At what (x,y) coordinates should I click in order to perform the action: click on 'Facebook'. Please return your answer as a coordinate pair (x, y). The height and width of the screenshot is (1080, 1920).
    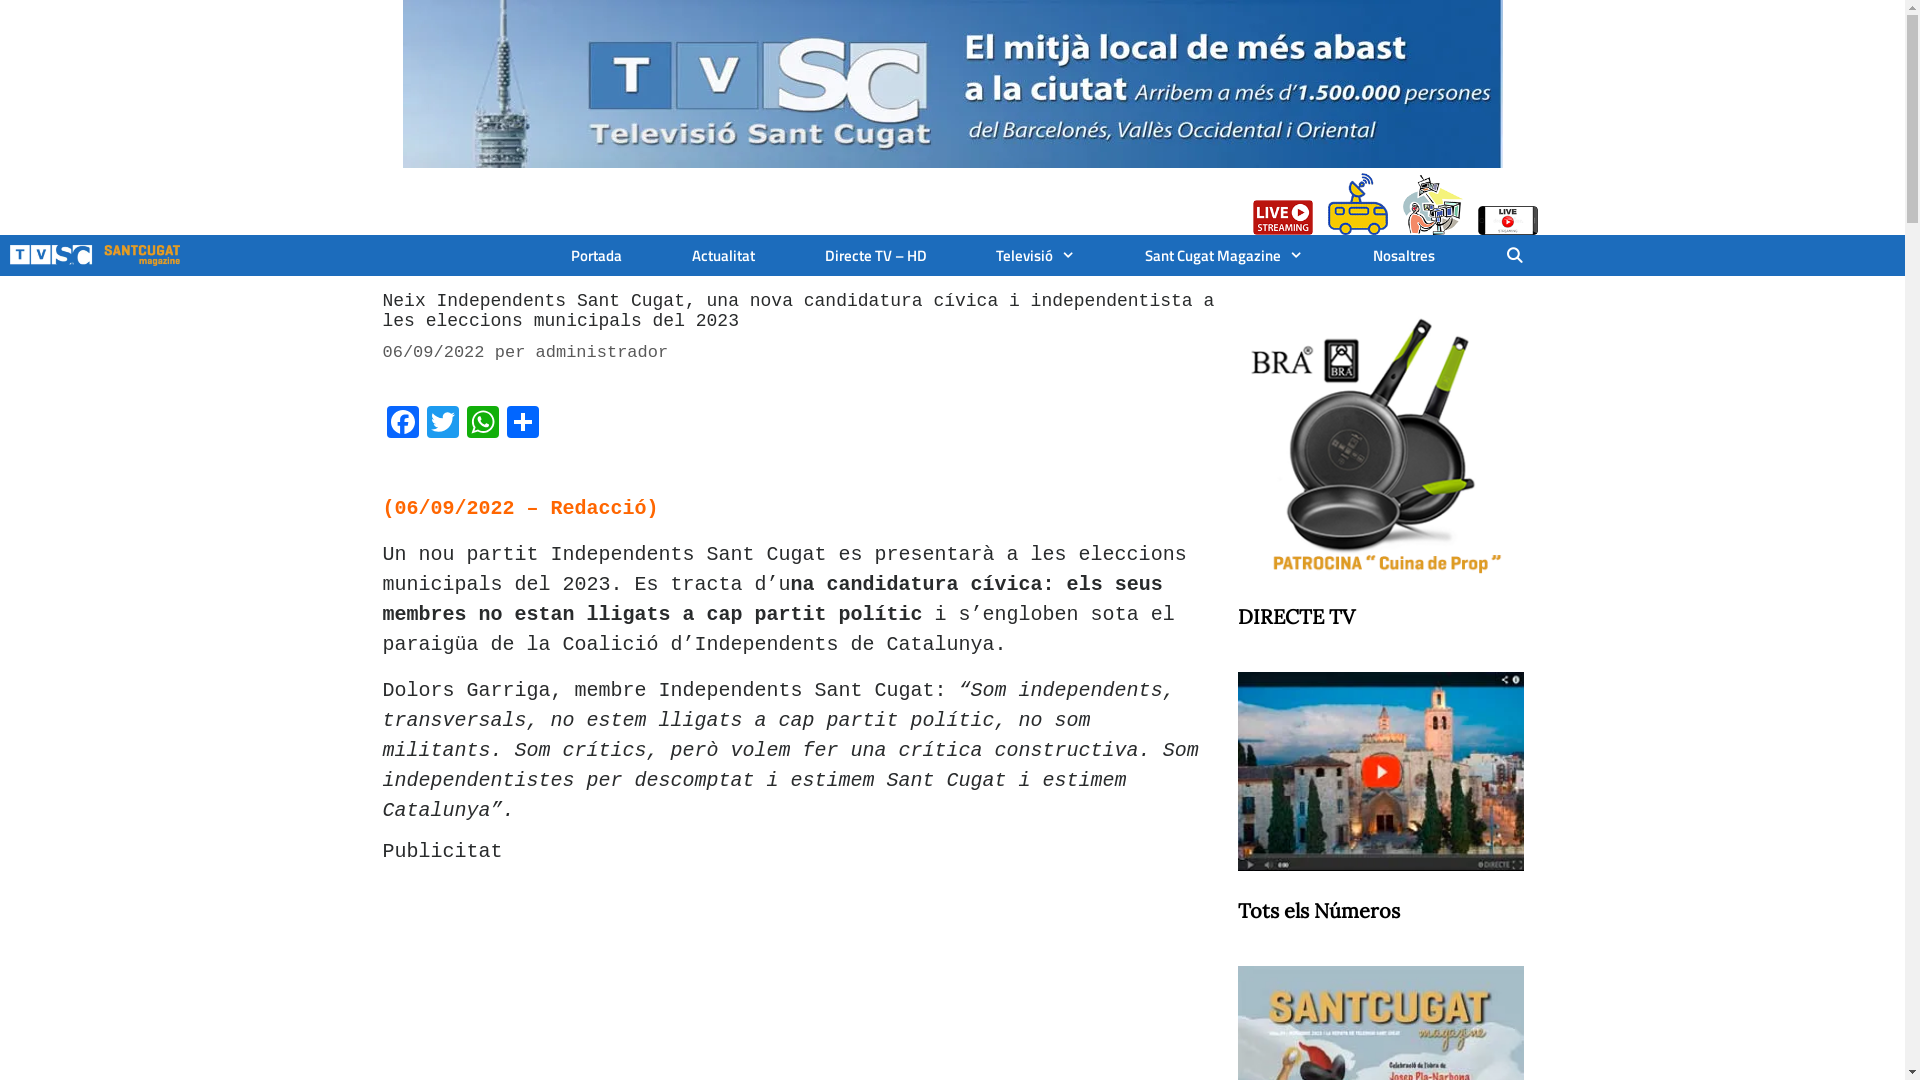
    Looking at the image, I should click on (401, 424).